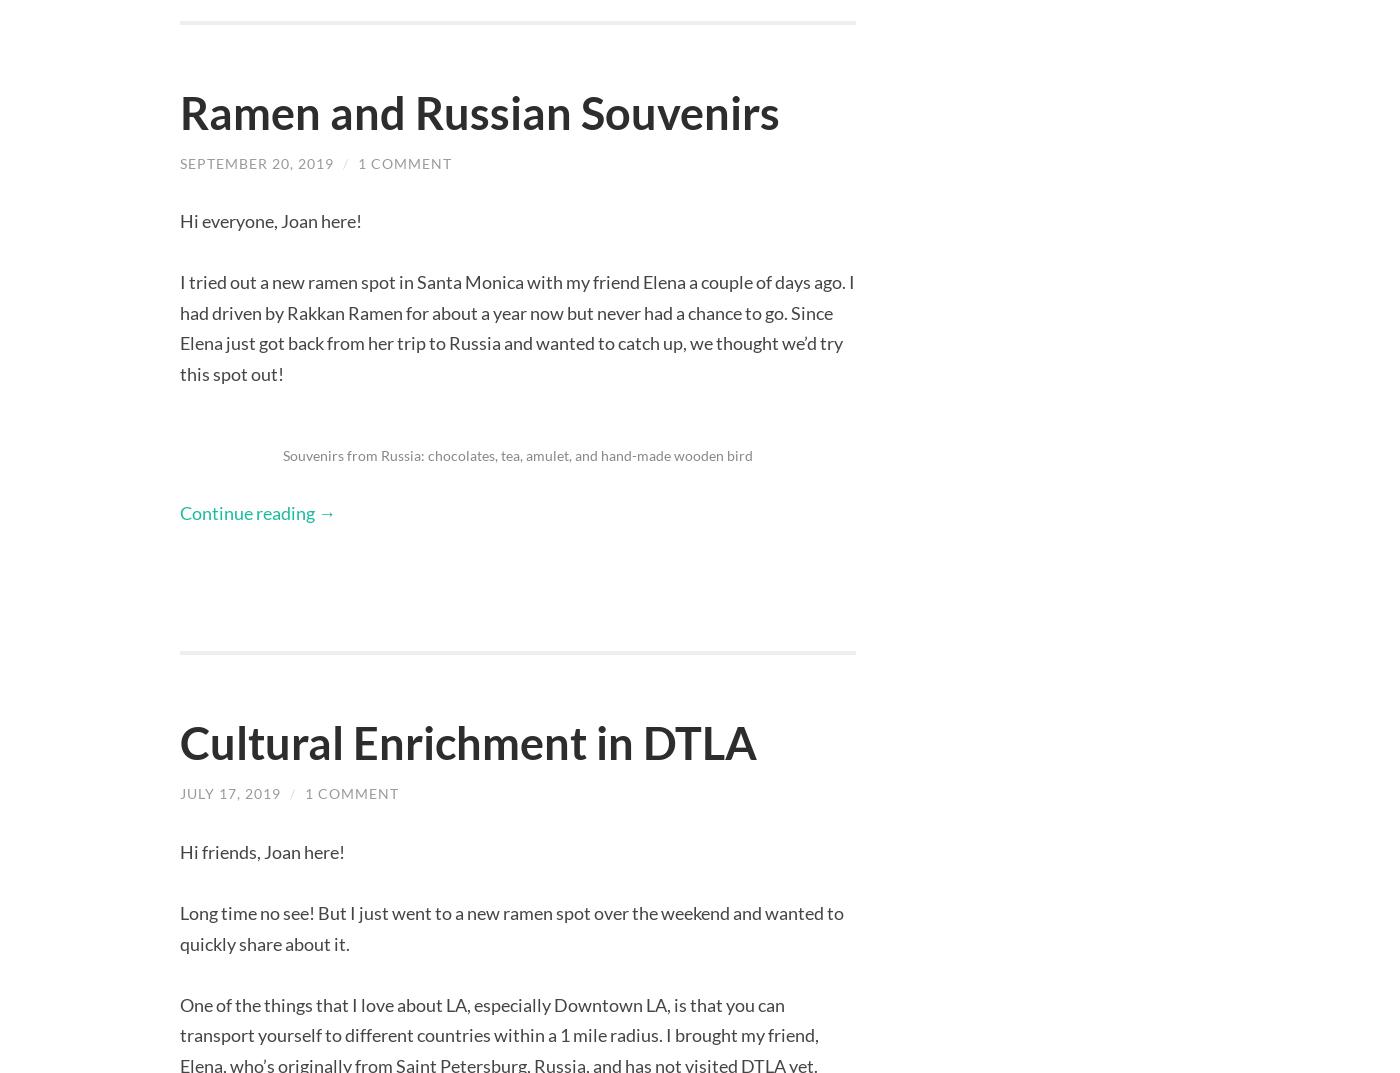 Image resolution: width=1400 pixels, height=1073 pixels. I want to click on 'Ramen and Russian Souvenirs', so click(480, 112).